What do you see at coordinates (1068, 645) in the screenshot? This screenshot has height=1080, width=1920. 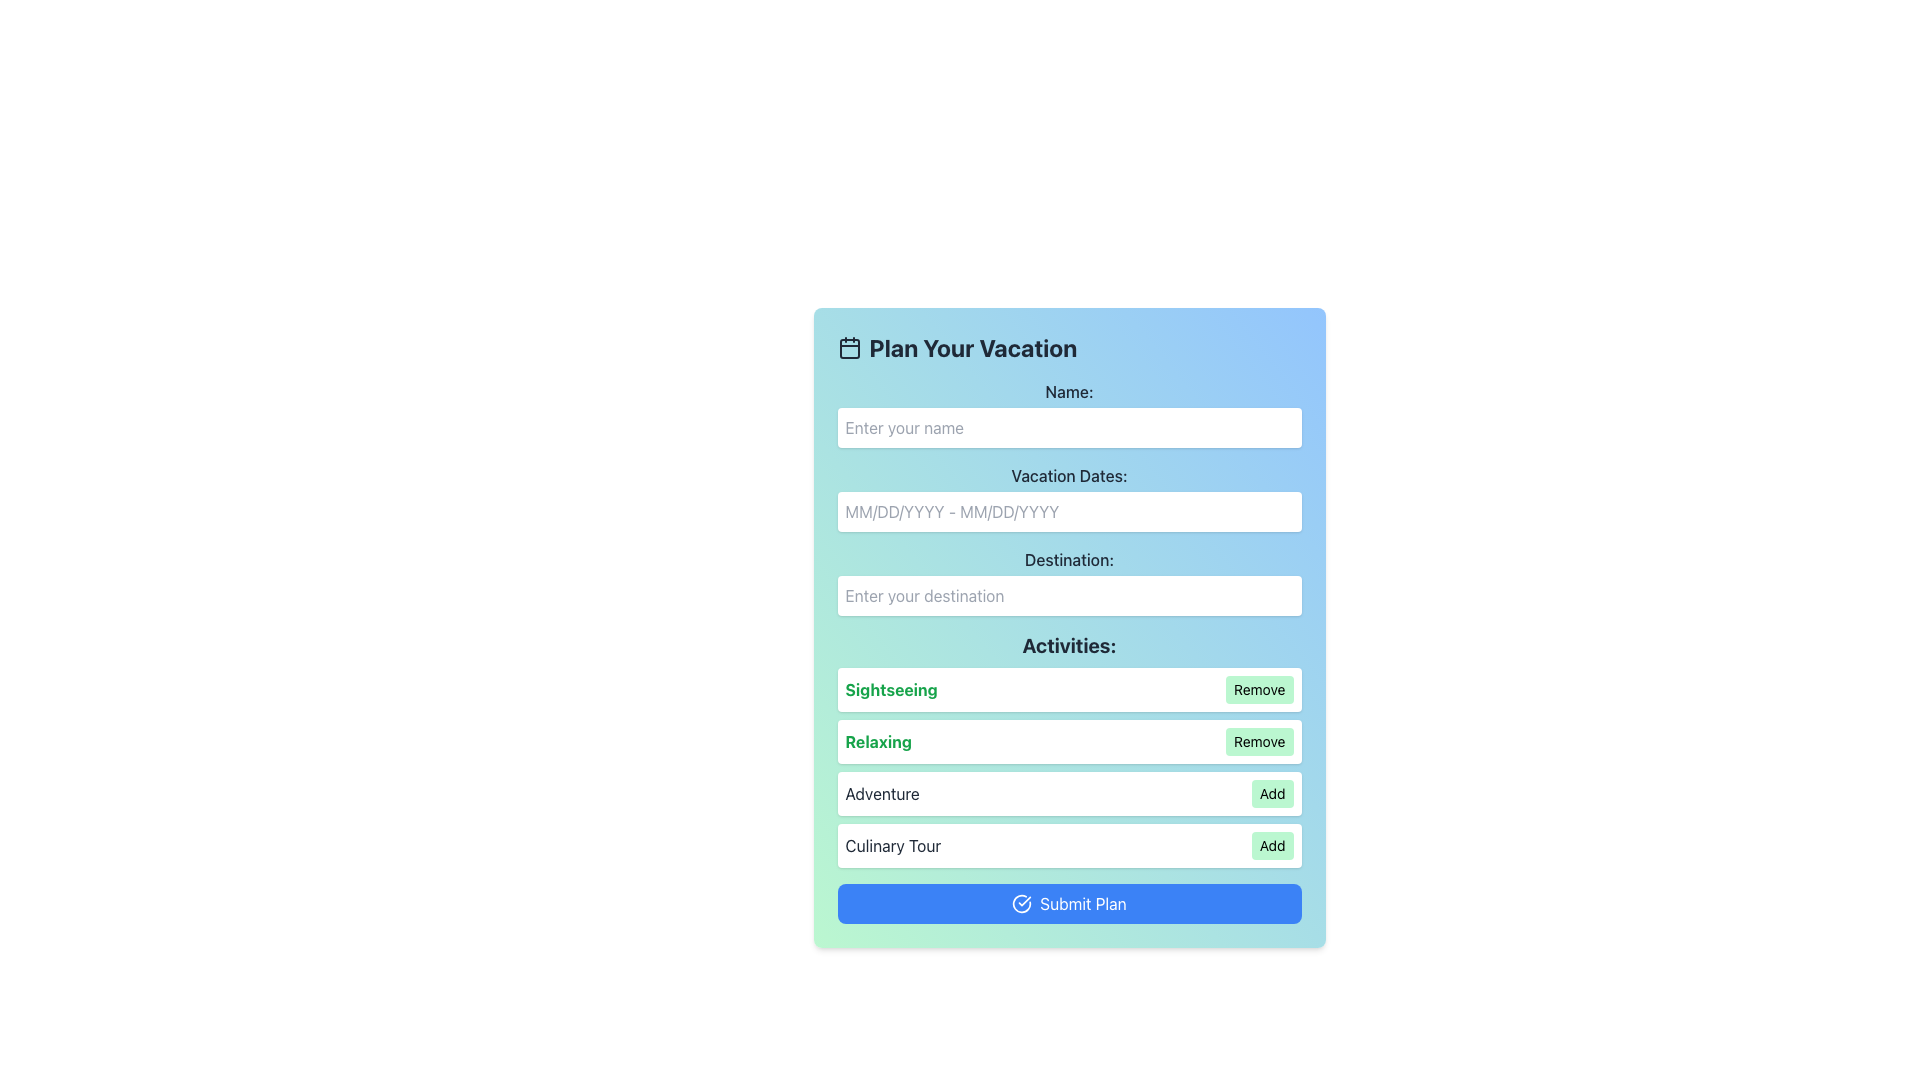 I see `the bold text label 'Activities:' which is positioned at the top of the activities section, directly below the 'Destination' input field` at bounding box center [1068, 645].